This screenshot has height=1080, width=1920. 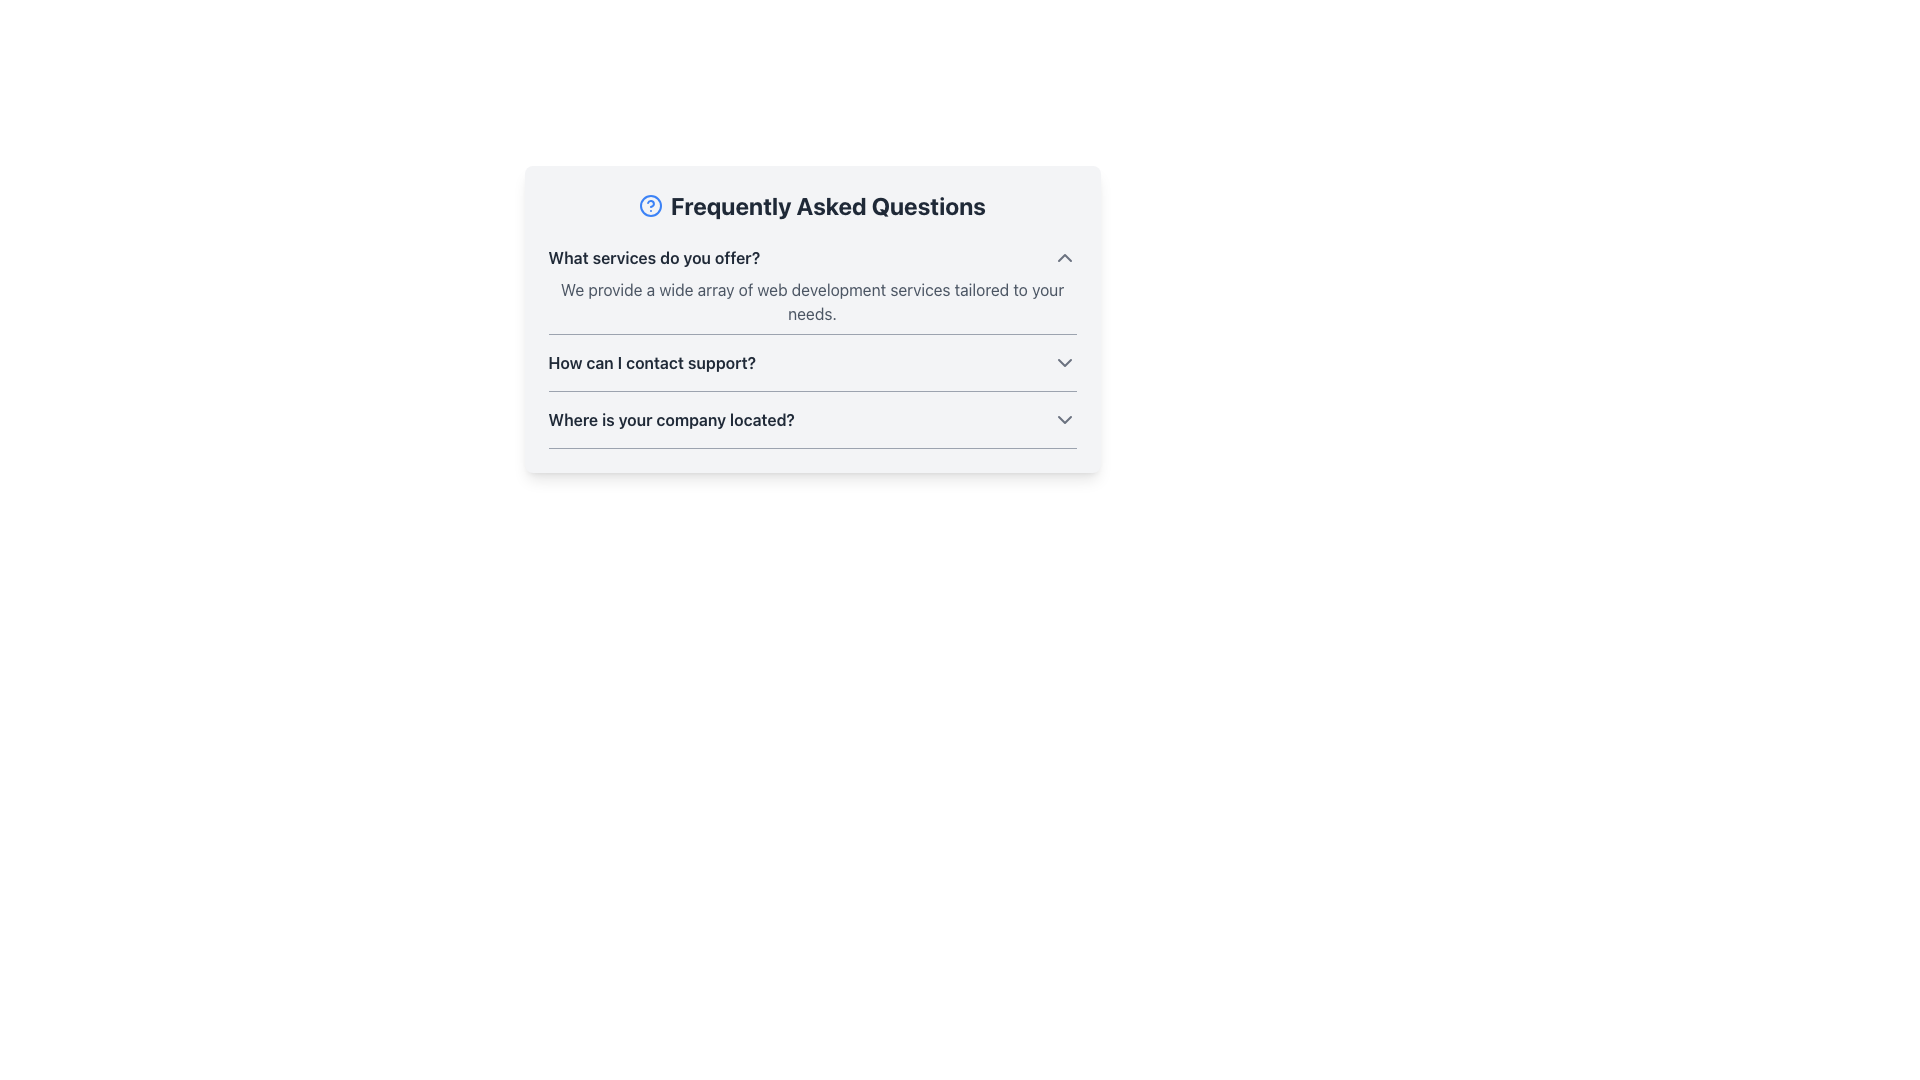 What do you see at coordinates (812, 371) in the screenshot?
I see `the second Collapsible FAQ Item related to 'How can I contact support?'` at bounding box center [812, 371].